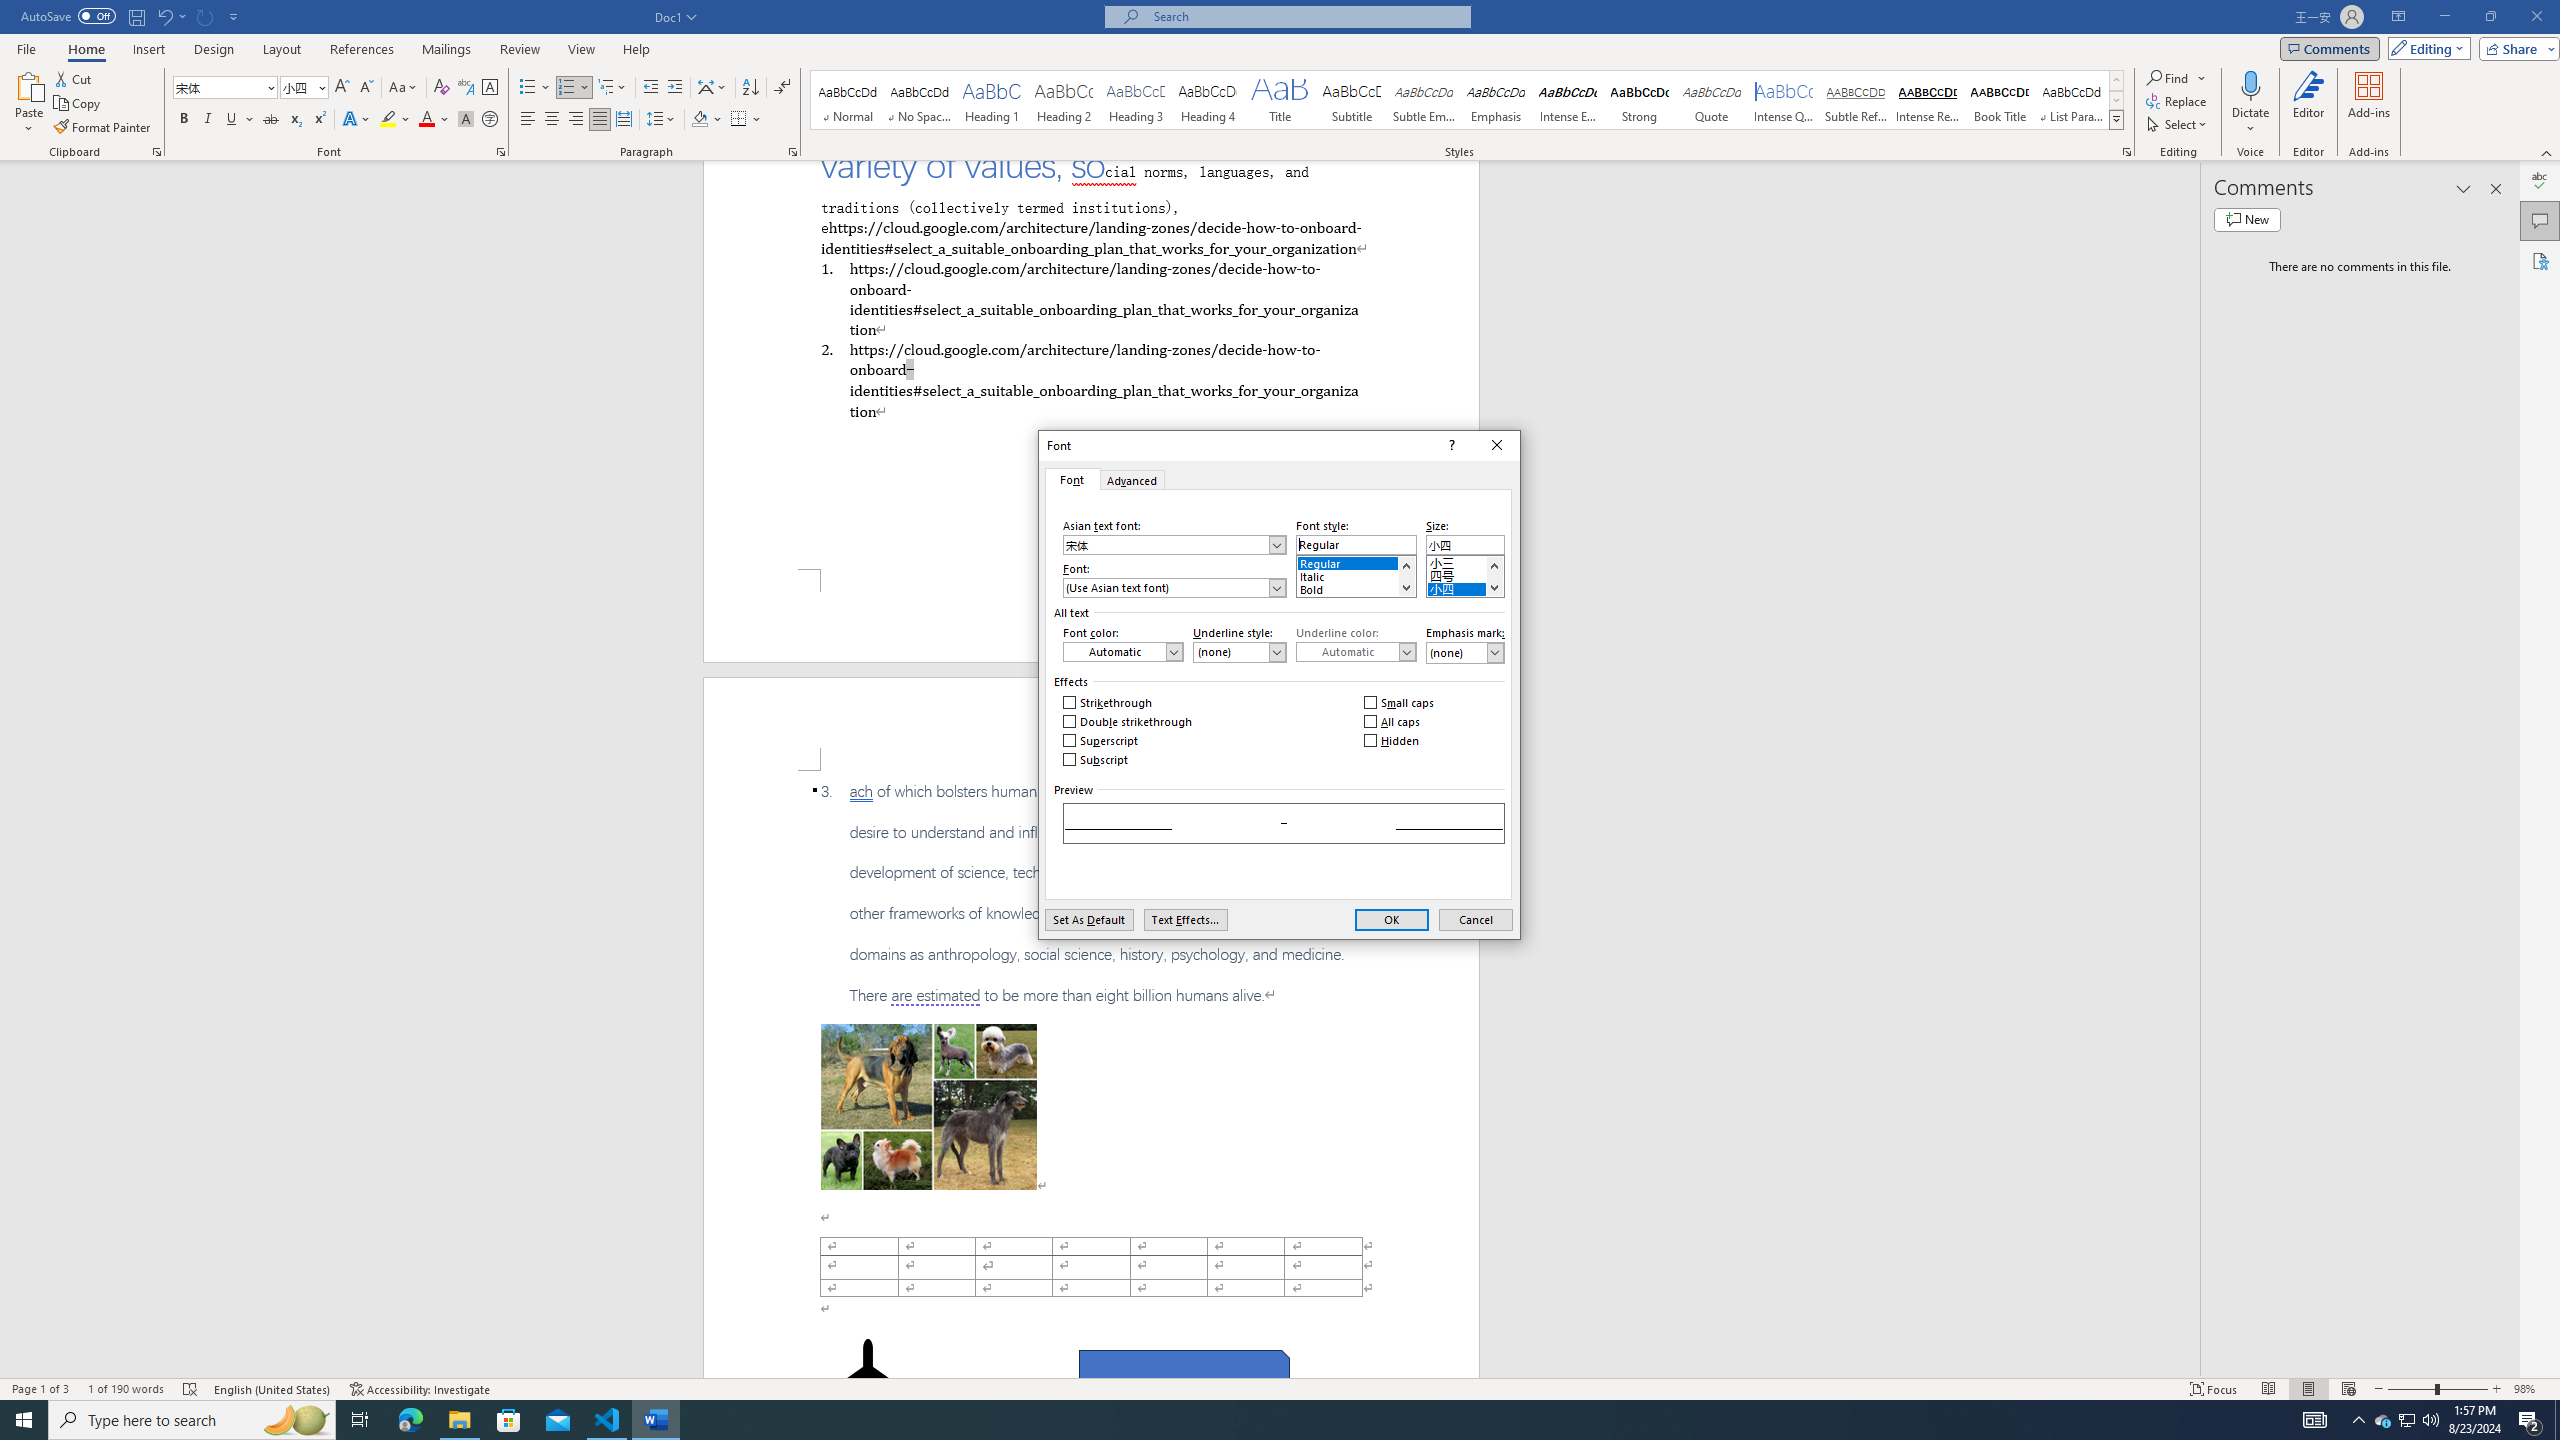 This screenshot has width=2560, height=1440. I want to click on 'Insert', so click(147, 49).